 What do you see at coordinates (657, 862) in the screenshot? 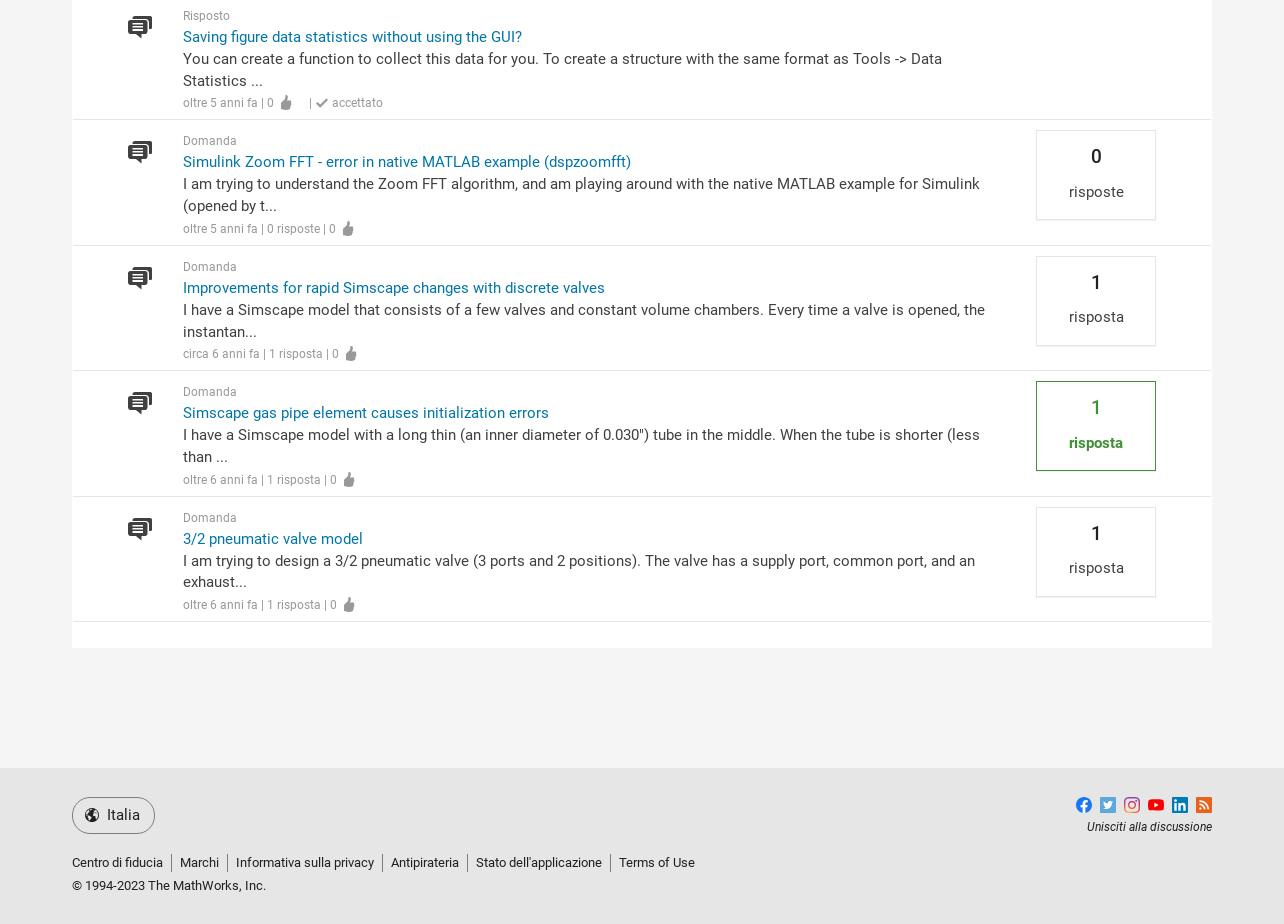
I see `'Terms of Use'` at bounding box center [657, 862].